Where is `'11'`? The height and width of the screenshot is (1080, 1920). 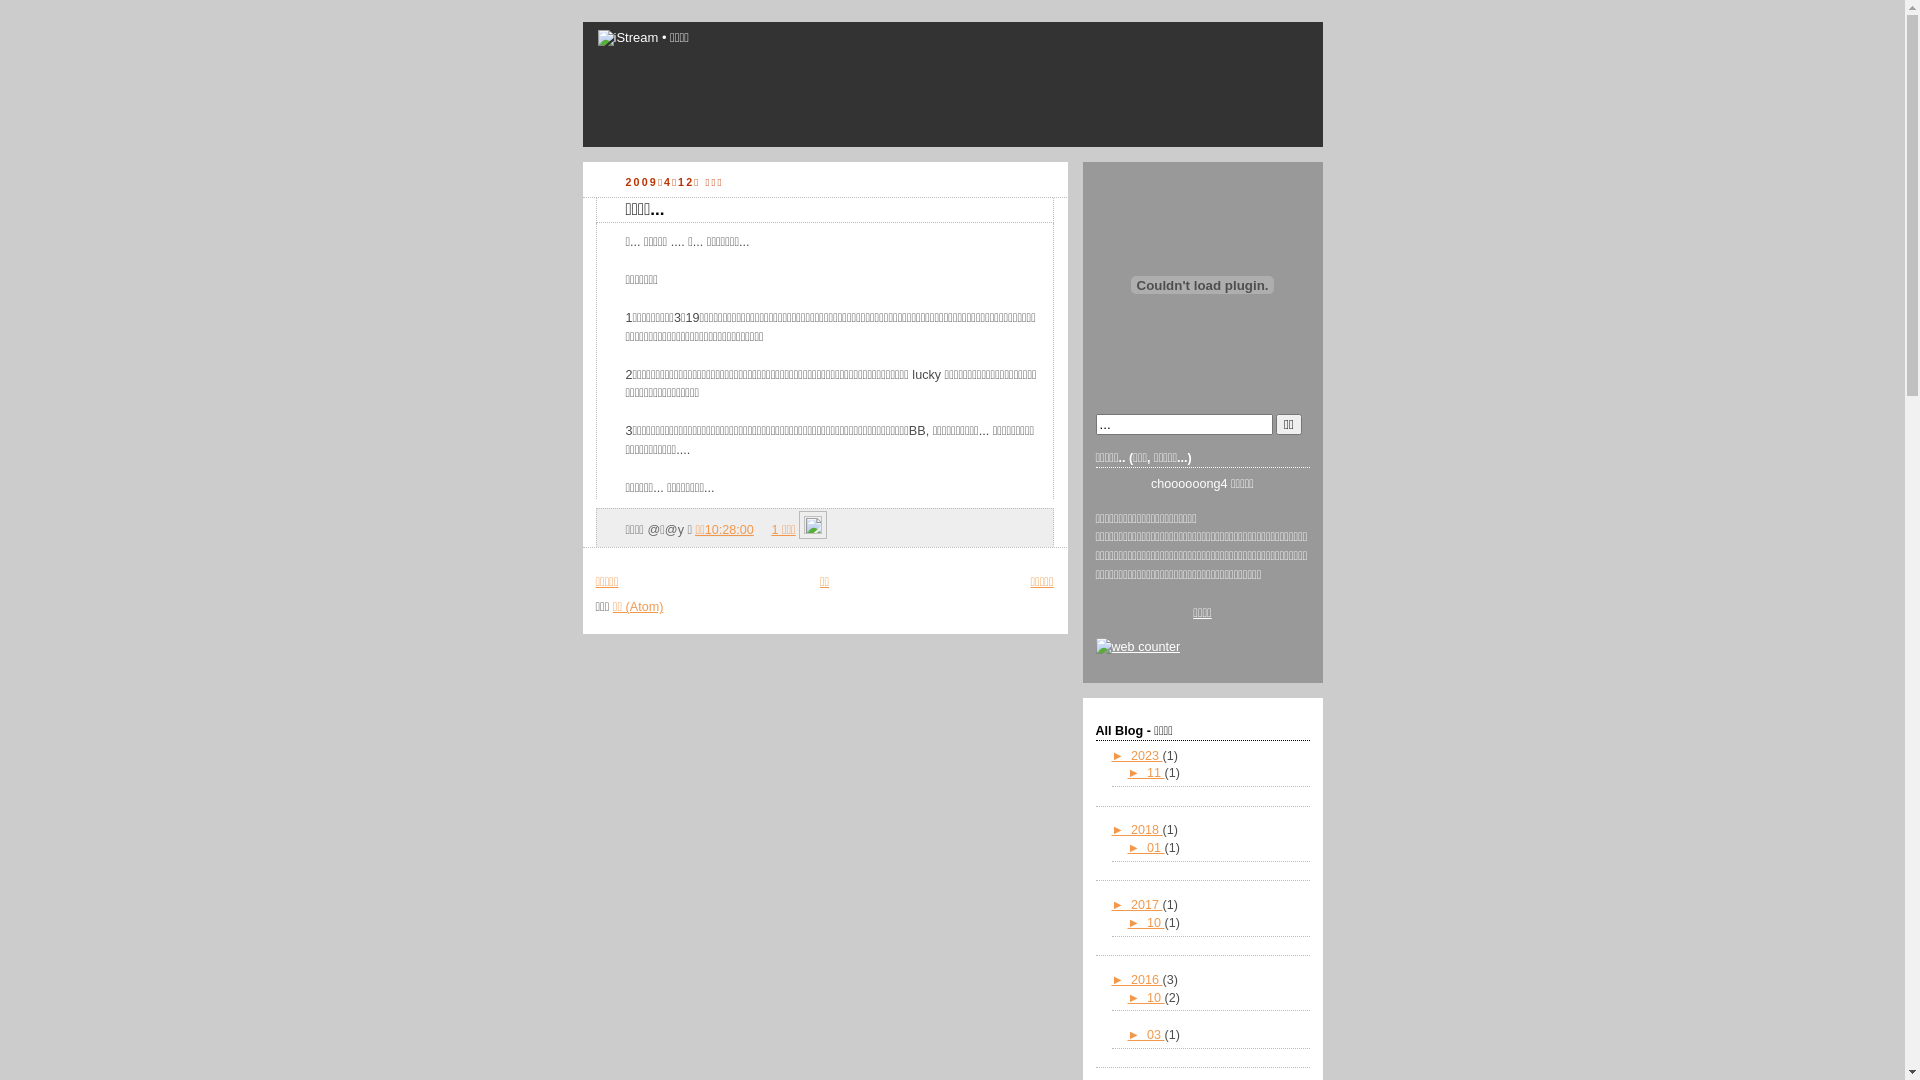 '11' is located at coordinates (1156, 771).